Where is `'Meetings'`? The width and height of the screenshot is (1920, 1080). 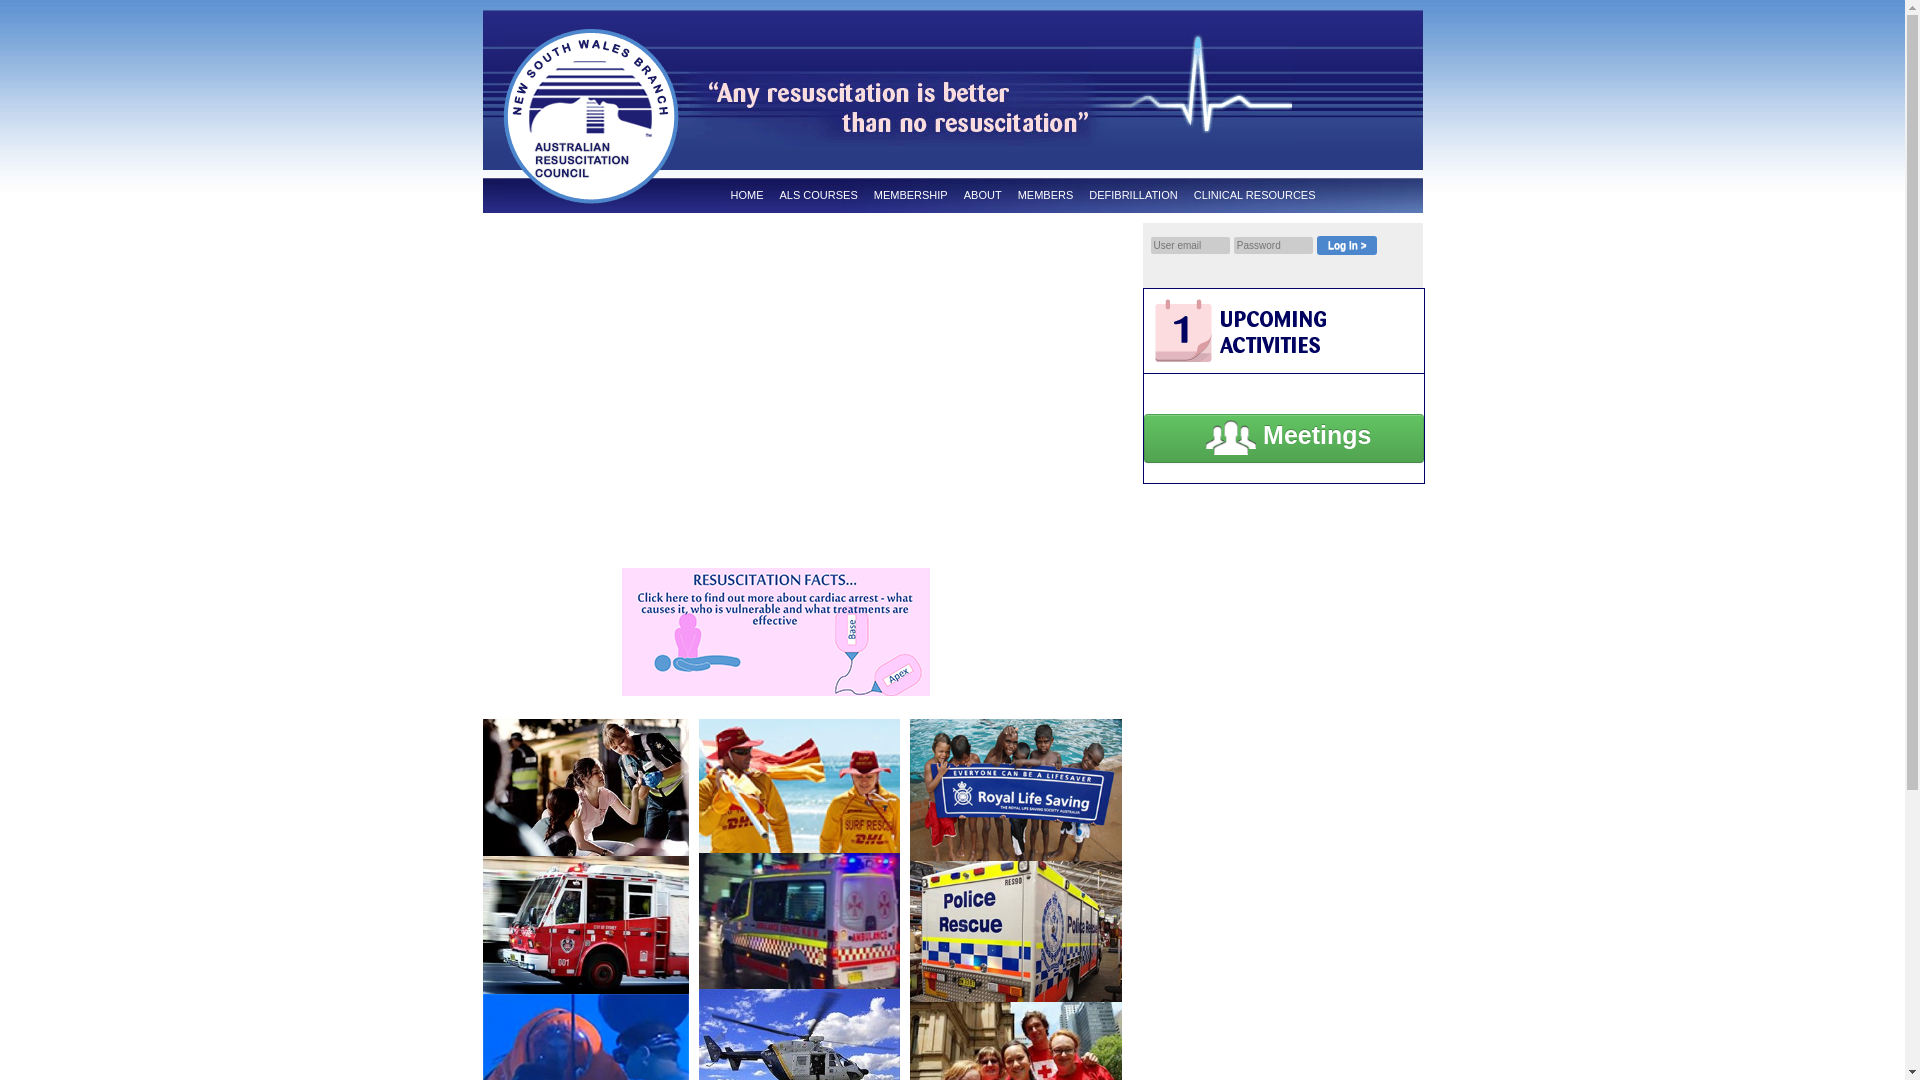
'Meetings' is located at coordinates (1143, 437).